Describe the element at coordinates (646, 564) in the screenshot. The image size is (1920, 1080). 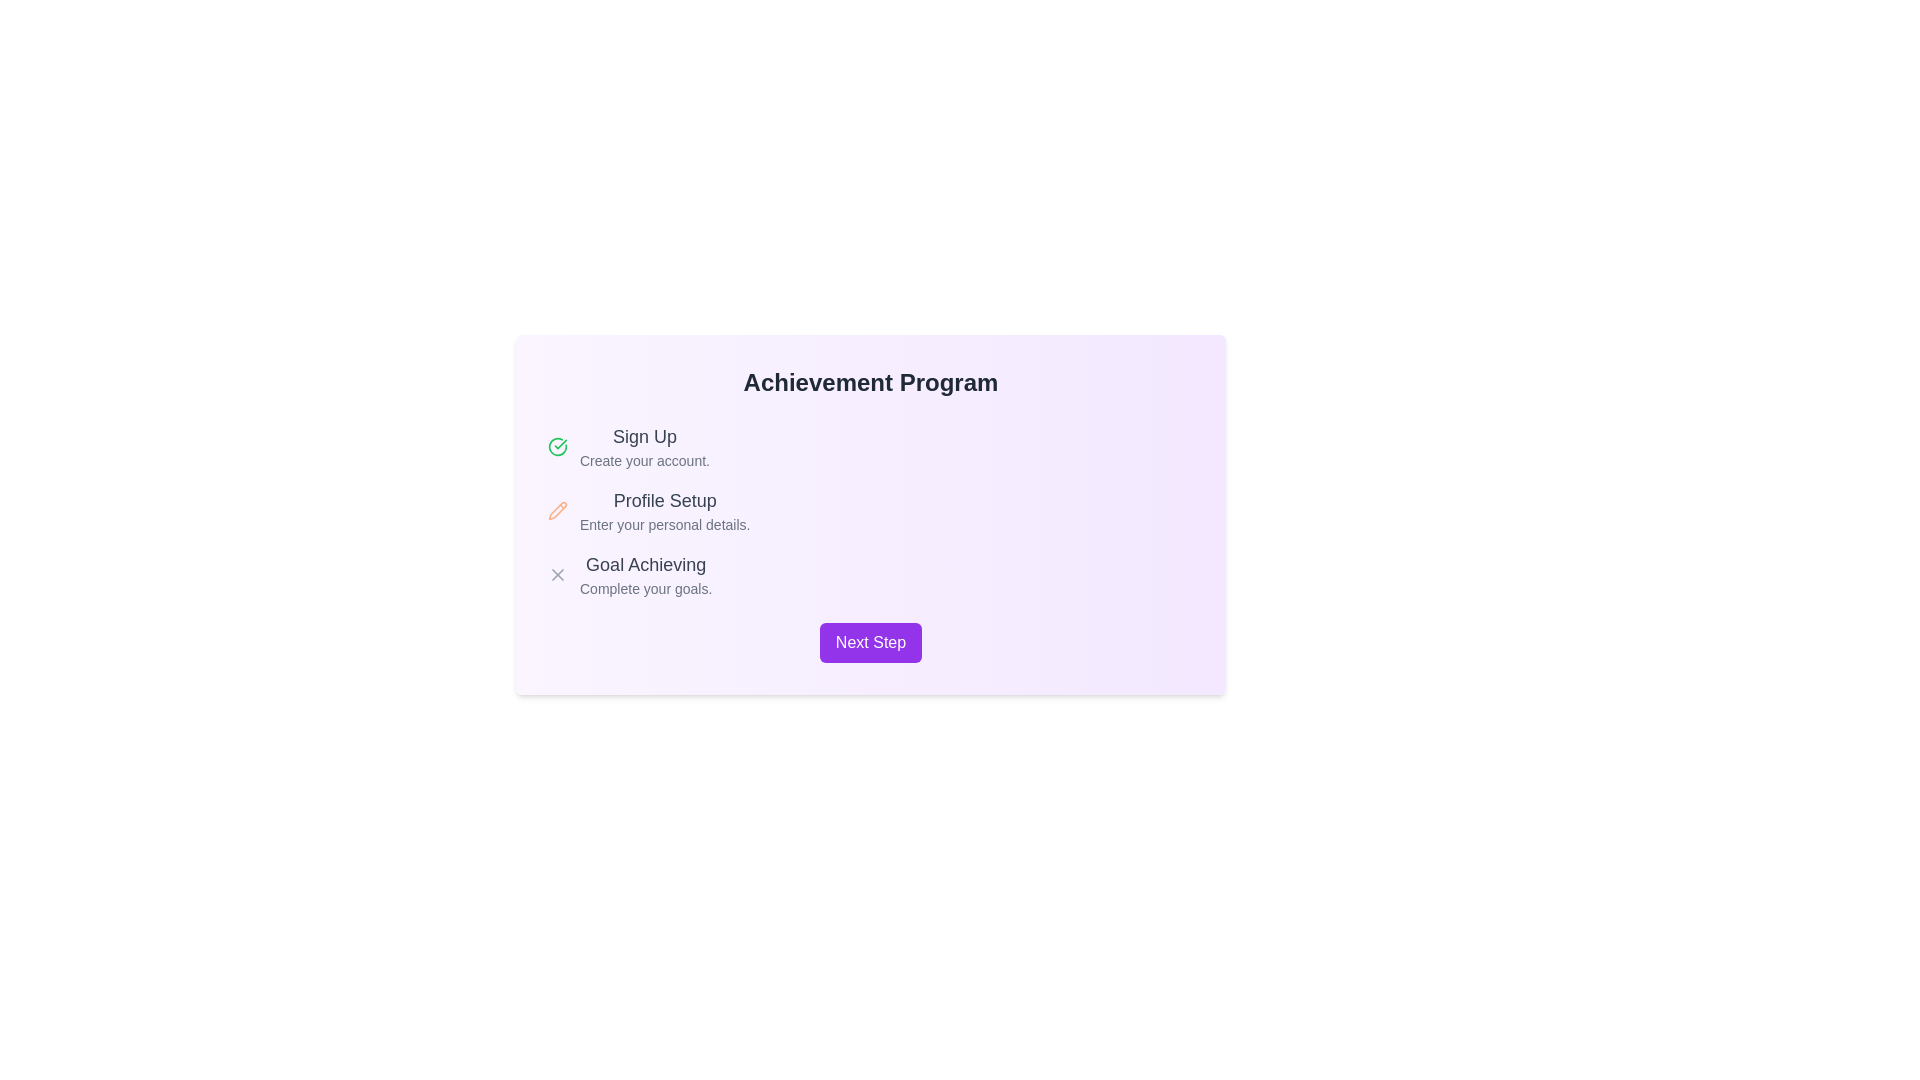
I see `the 'Goal Achieving' text label, which is the third item in a vertical list on the left side of the interface, styled in a larger gray font` at that location.